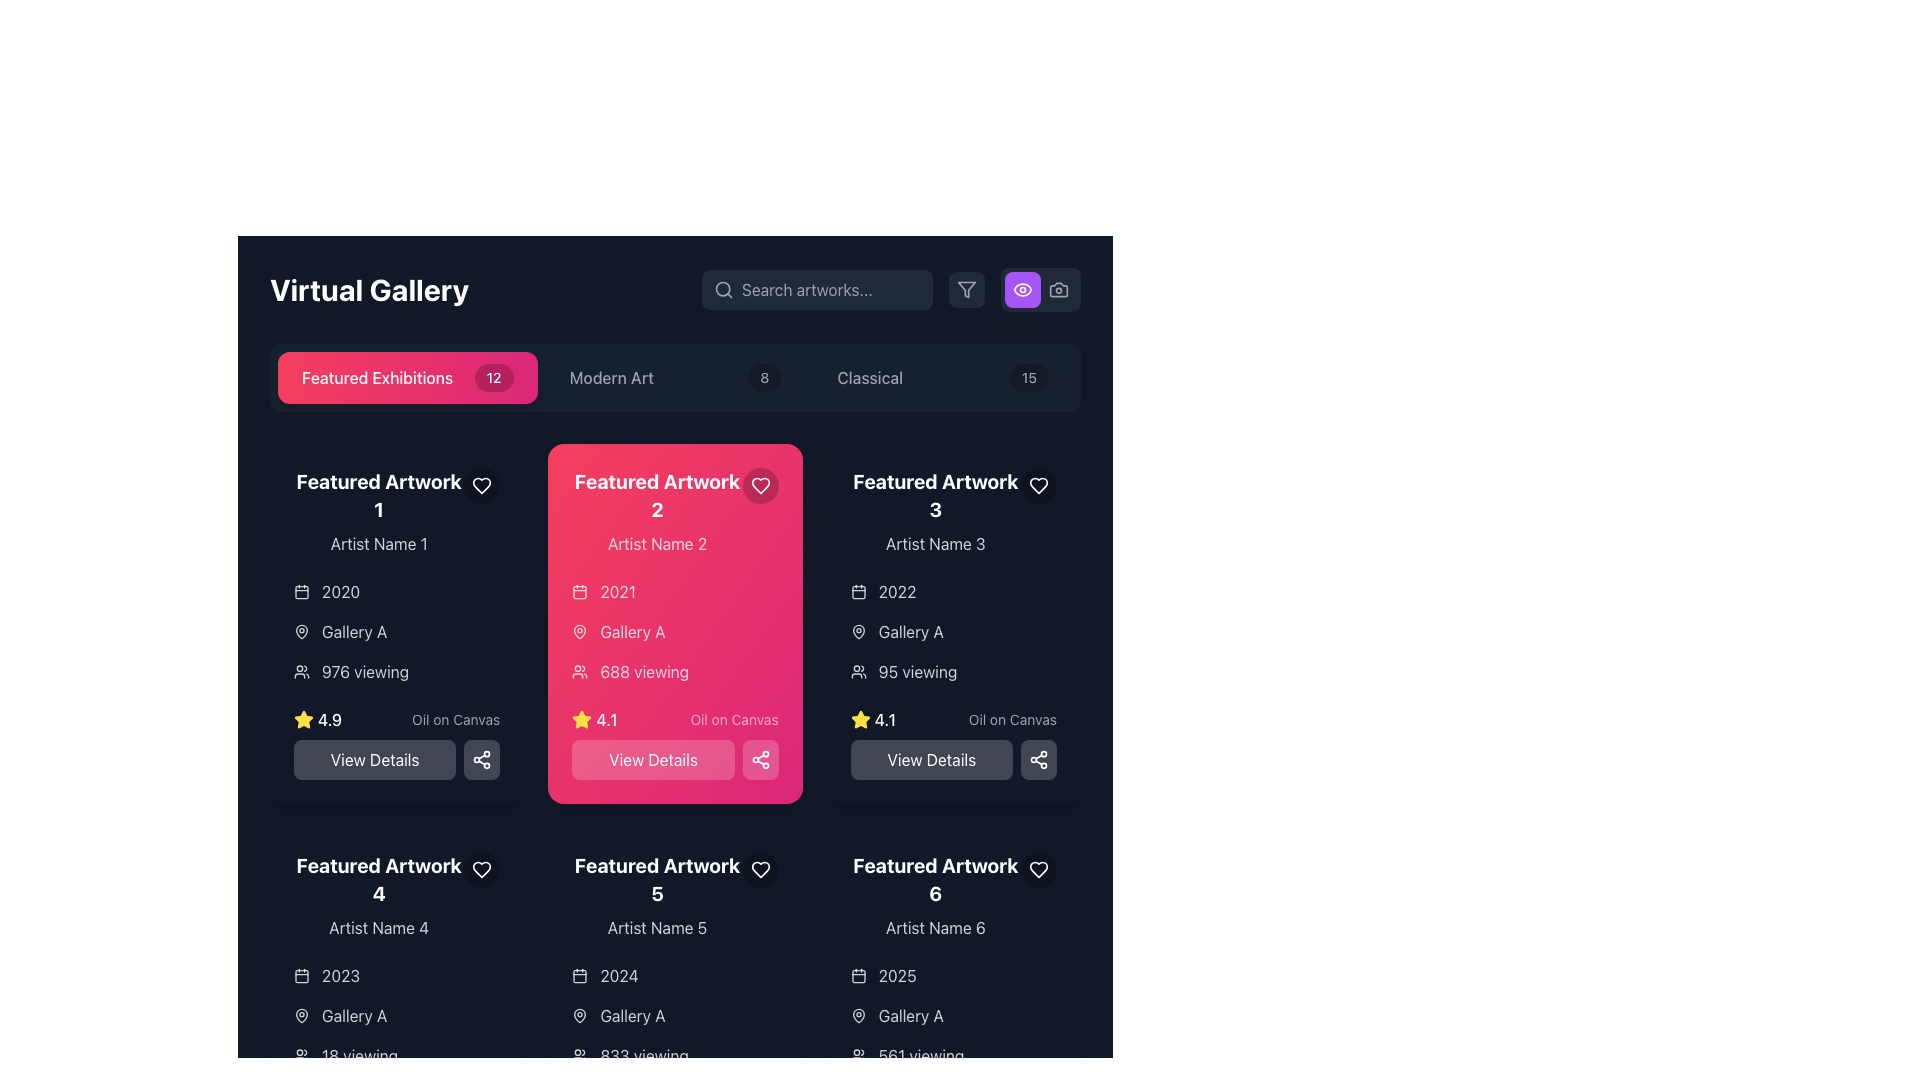 This screenshot has width=1920, height=1080. I want to click on the text label displaying the value '4.9' in bold, white font, located in the bottom-left section of the card labeled 'Featured Artwork 1', adjacent to a yellow star icon, so click(316, 720).